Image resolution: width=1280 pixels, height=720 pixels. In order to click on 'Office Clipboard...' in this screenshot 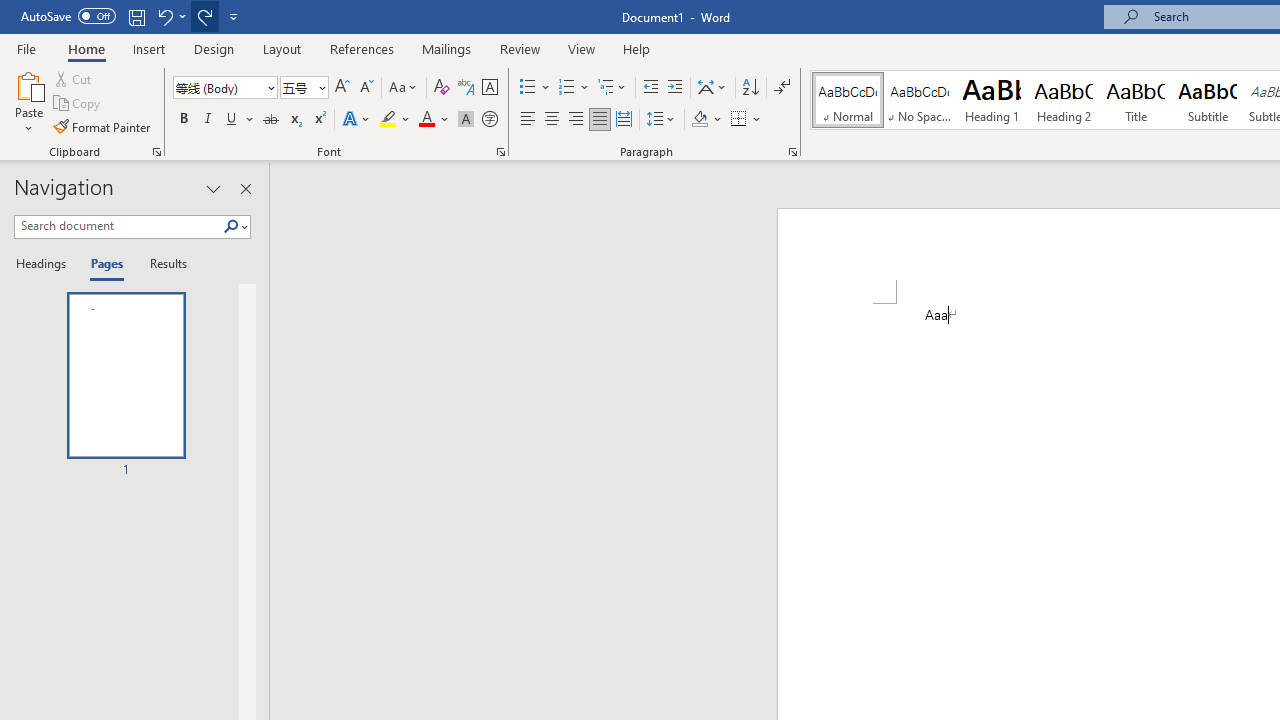, I will do `click(155, 150)`.